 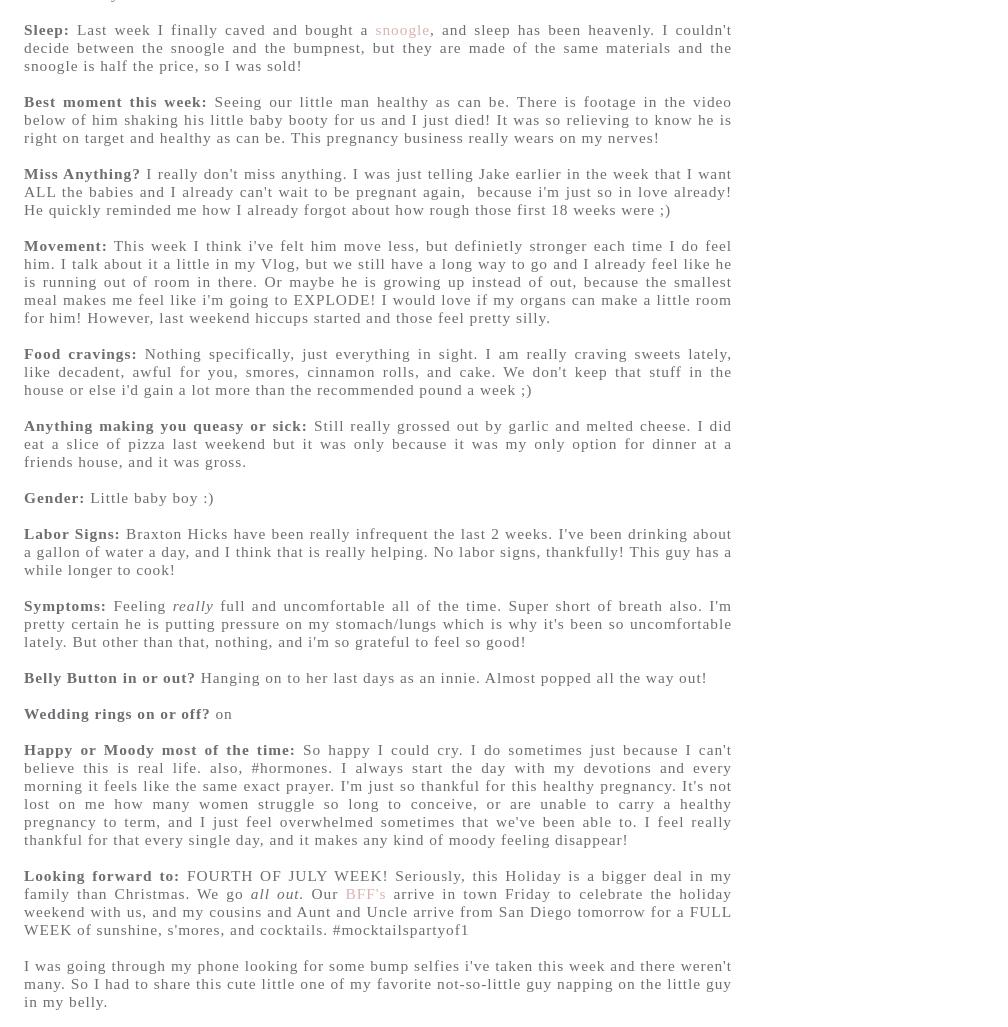 What do you see at coordinates (23, 244) in the screenshot?
I see `'Movement:'` at bounding box center [23, 244].